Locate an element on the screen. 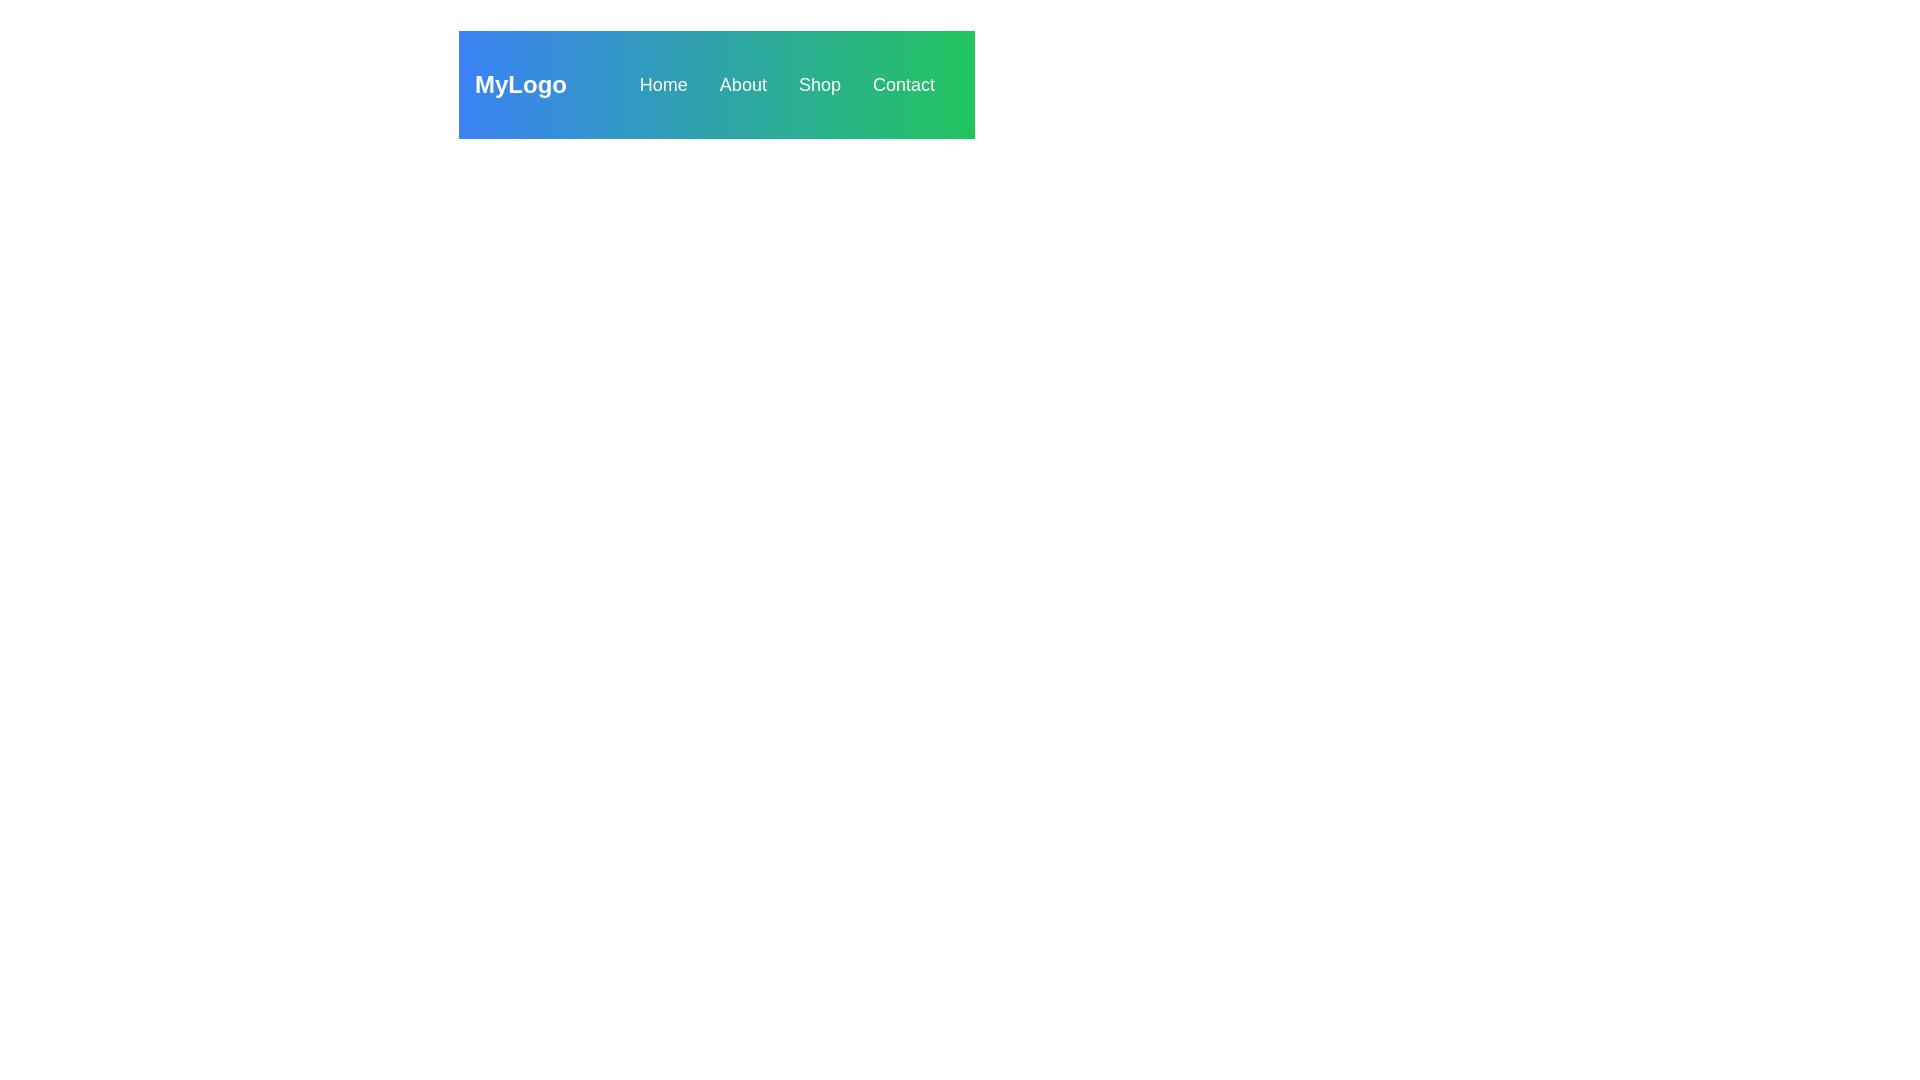 The width and height of the screenshot is (1920, 1080). the clickable text link labeled 'Shop' is located at coordinates (819, 83).